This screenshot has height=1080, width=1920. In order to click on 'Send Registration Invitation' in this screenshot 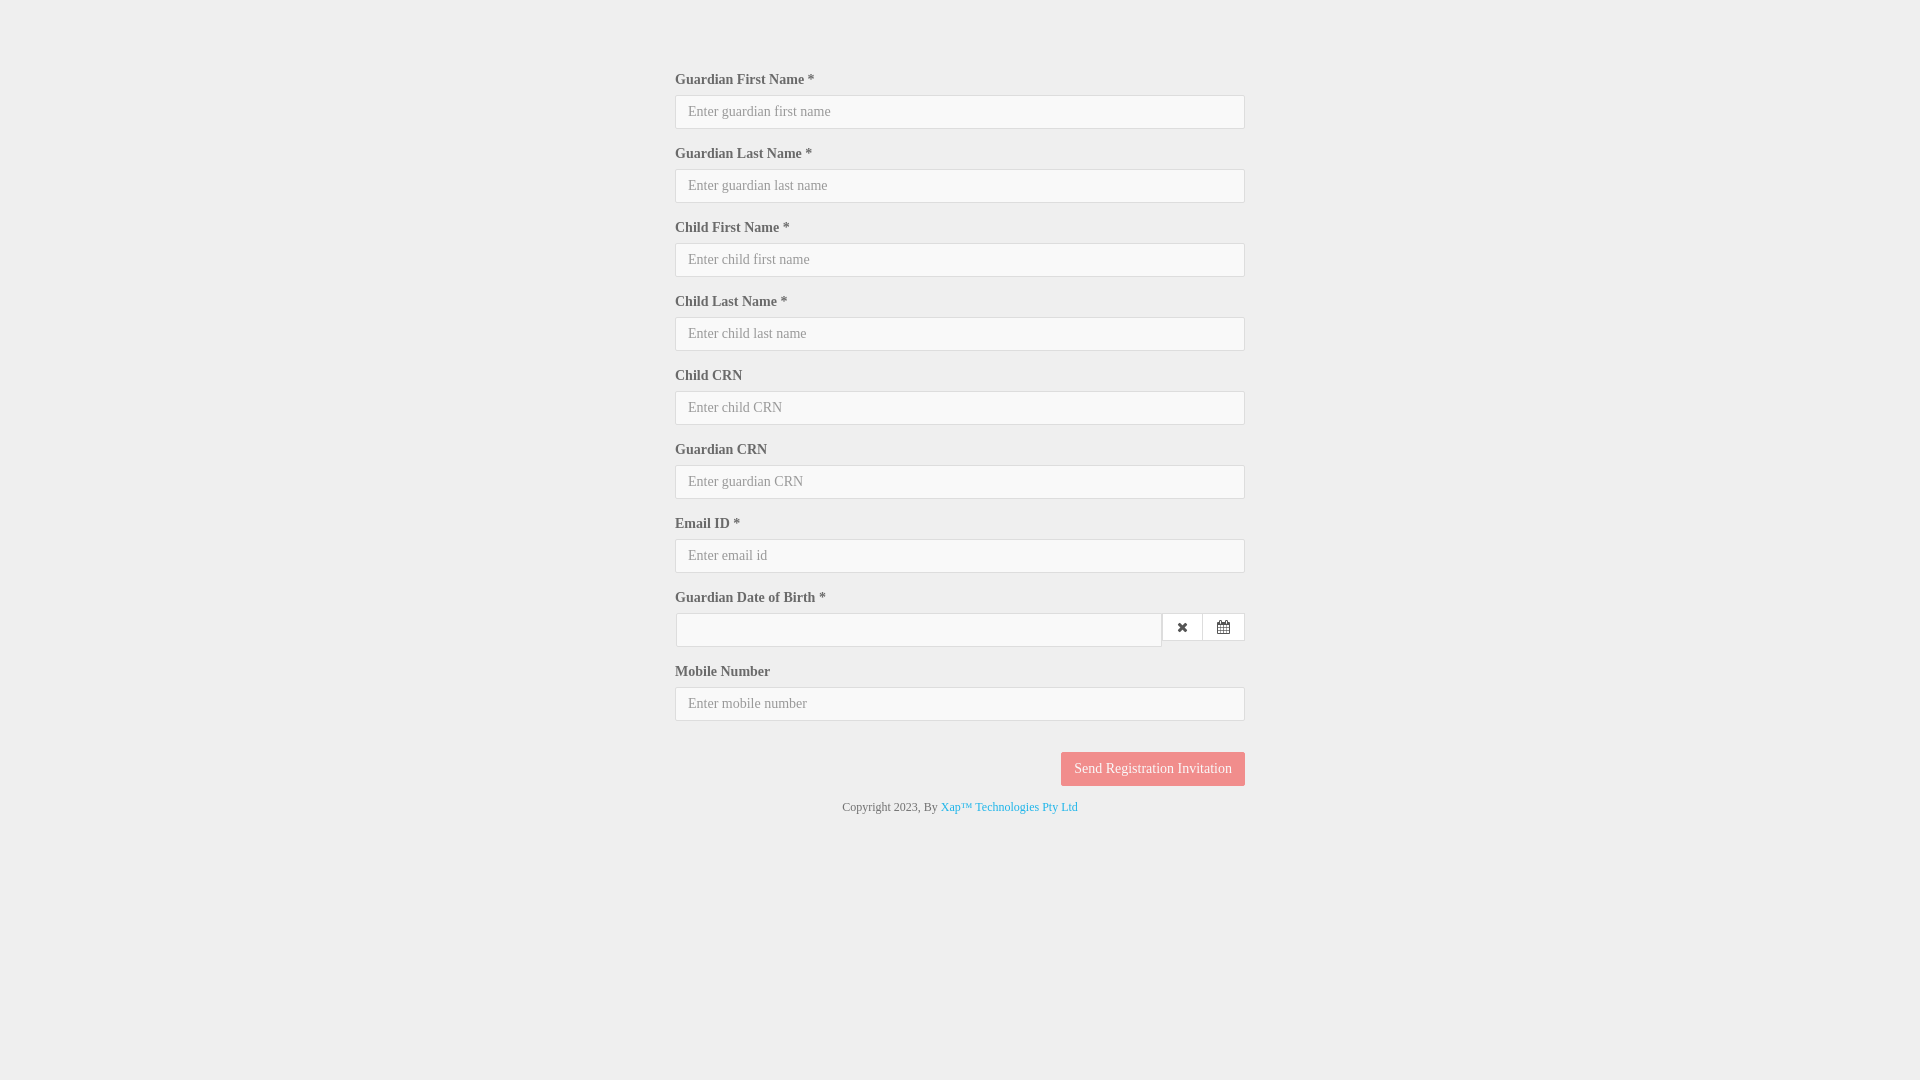, I will do `click(1152, 767)`.